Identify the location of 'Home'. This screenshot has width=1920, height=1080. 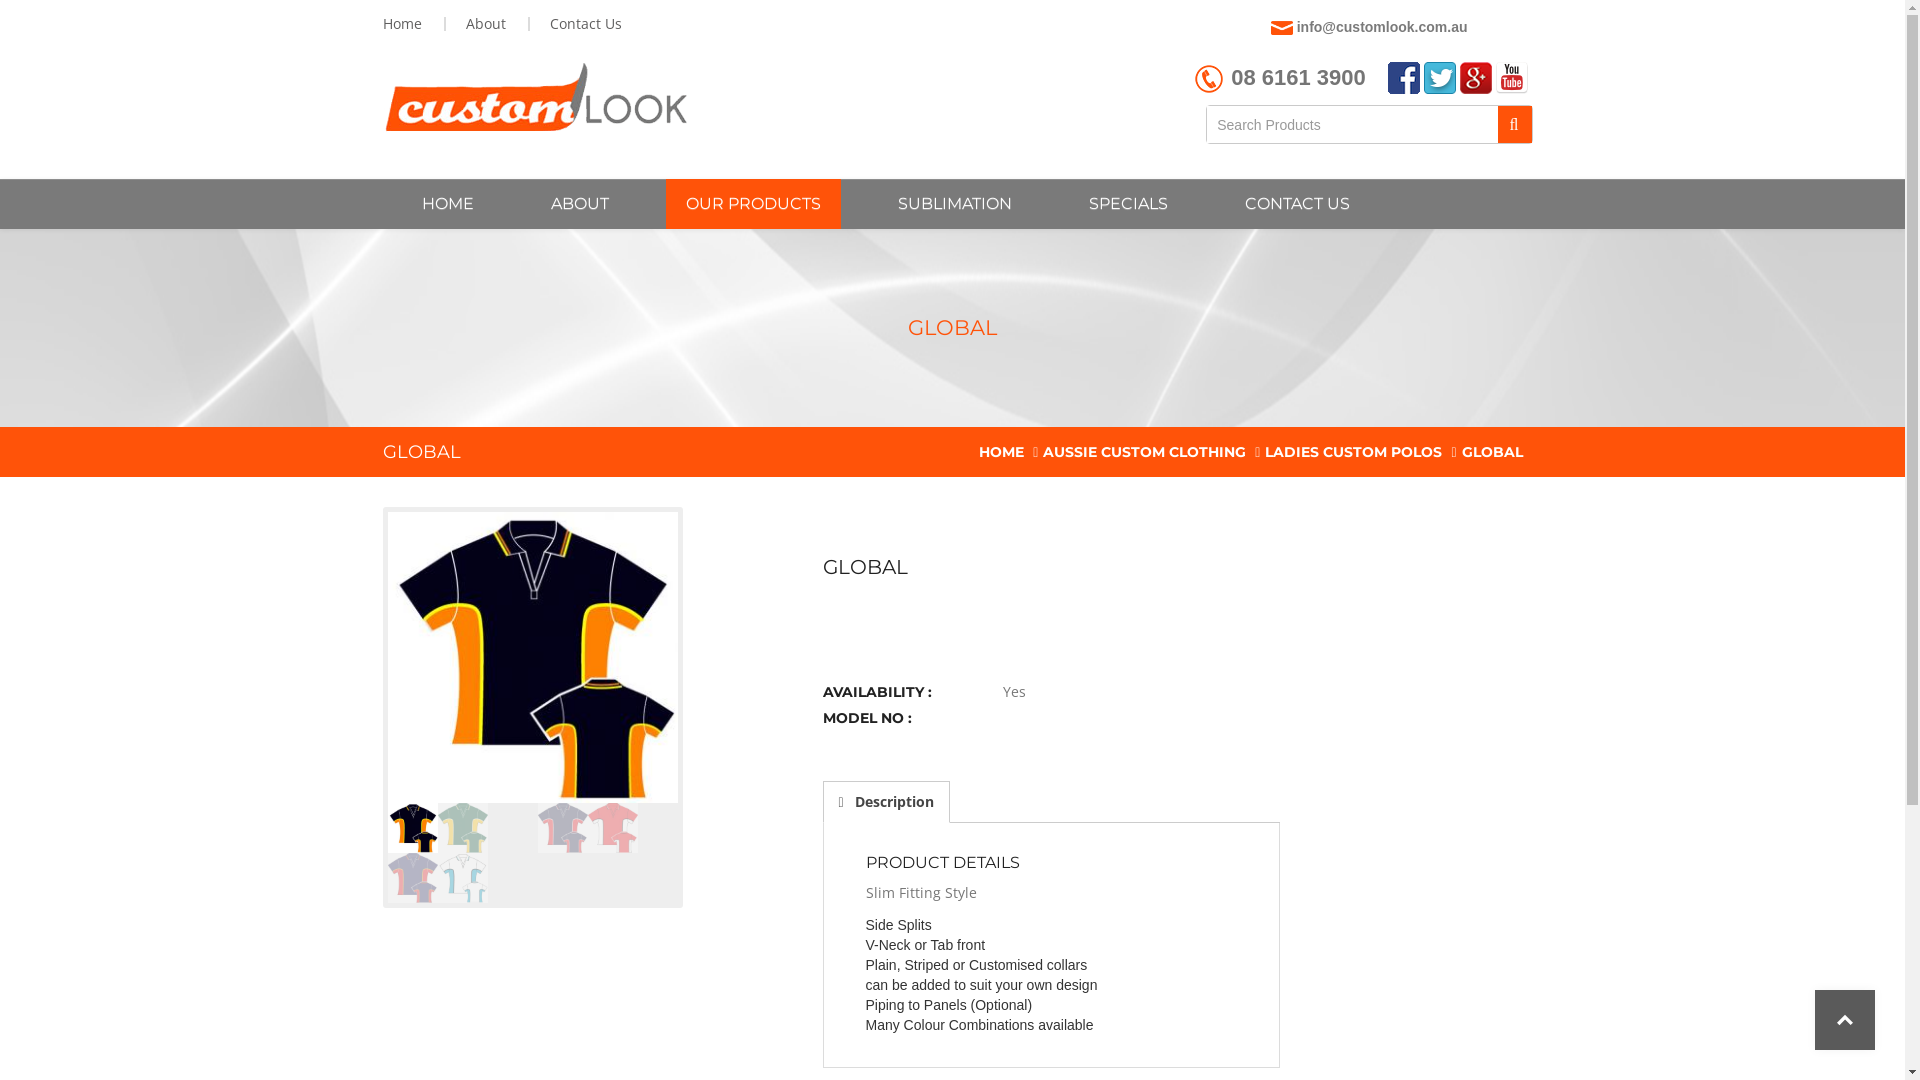
(403, 23).